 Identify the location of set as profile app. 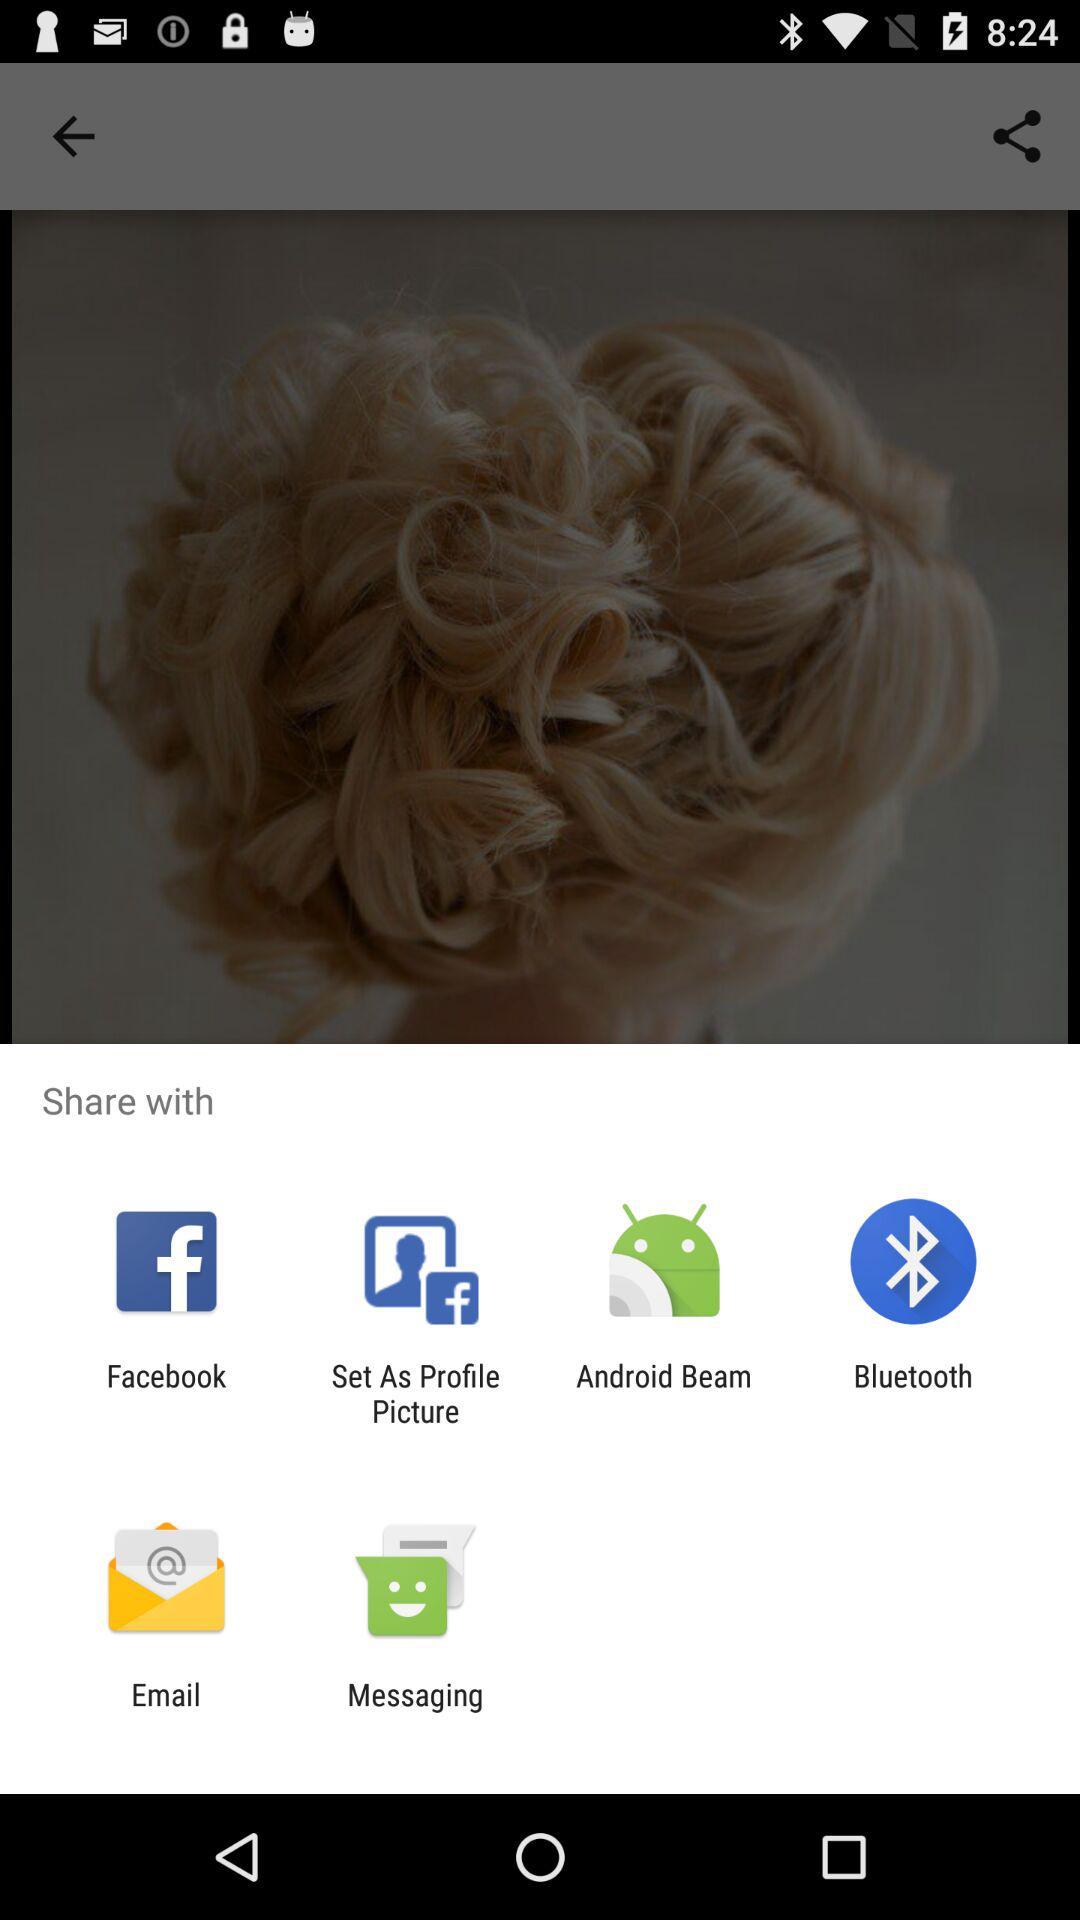
(414, 1392).